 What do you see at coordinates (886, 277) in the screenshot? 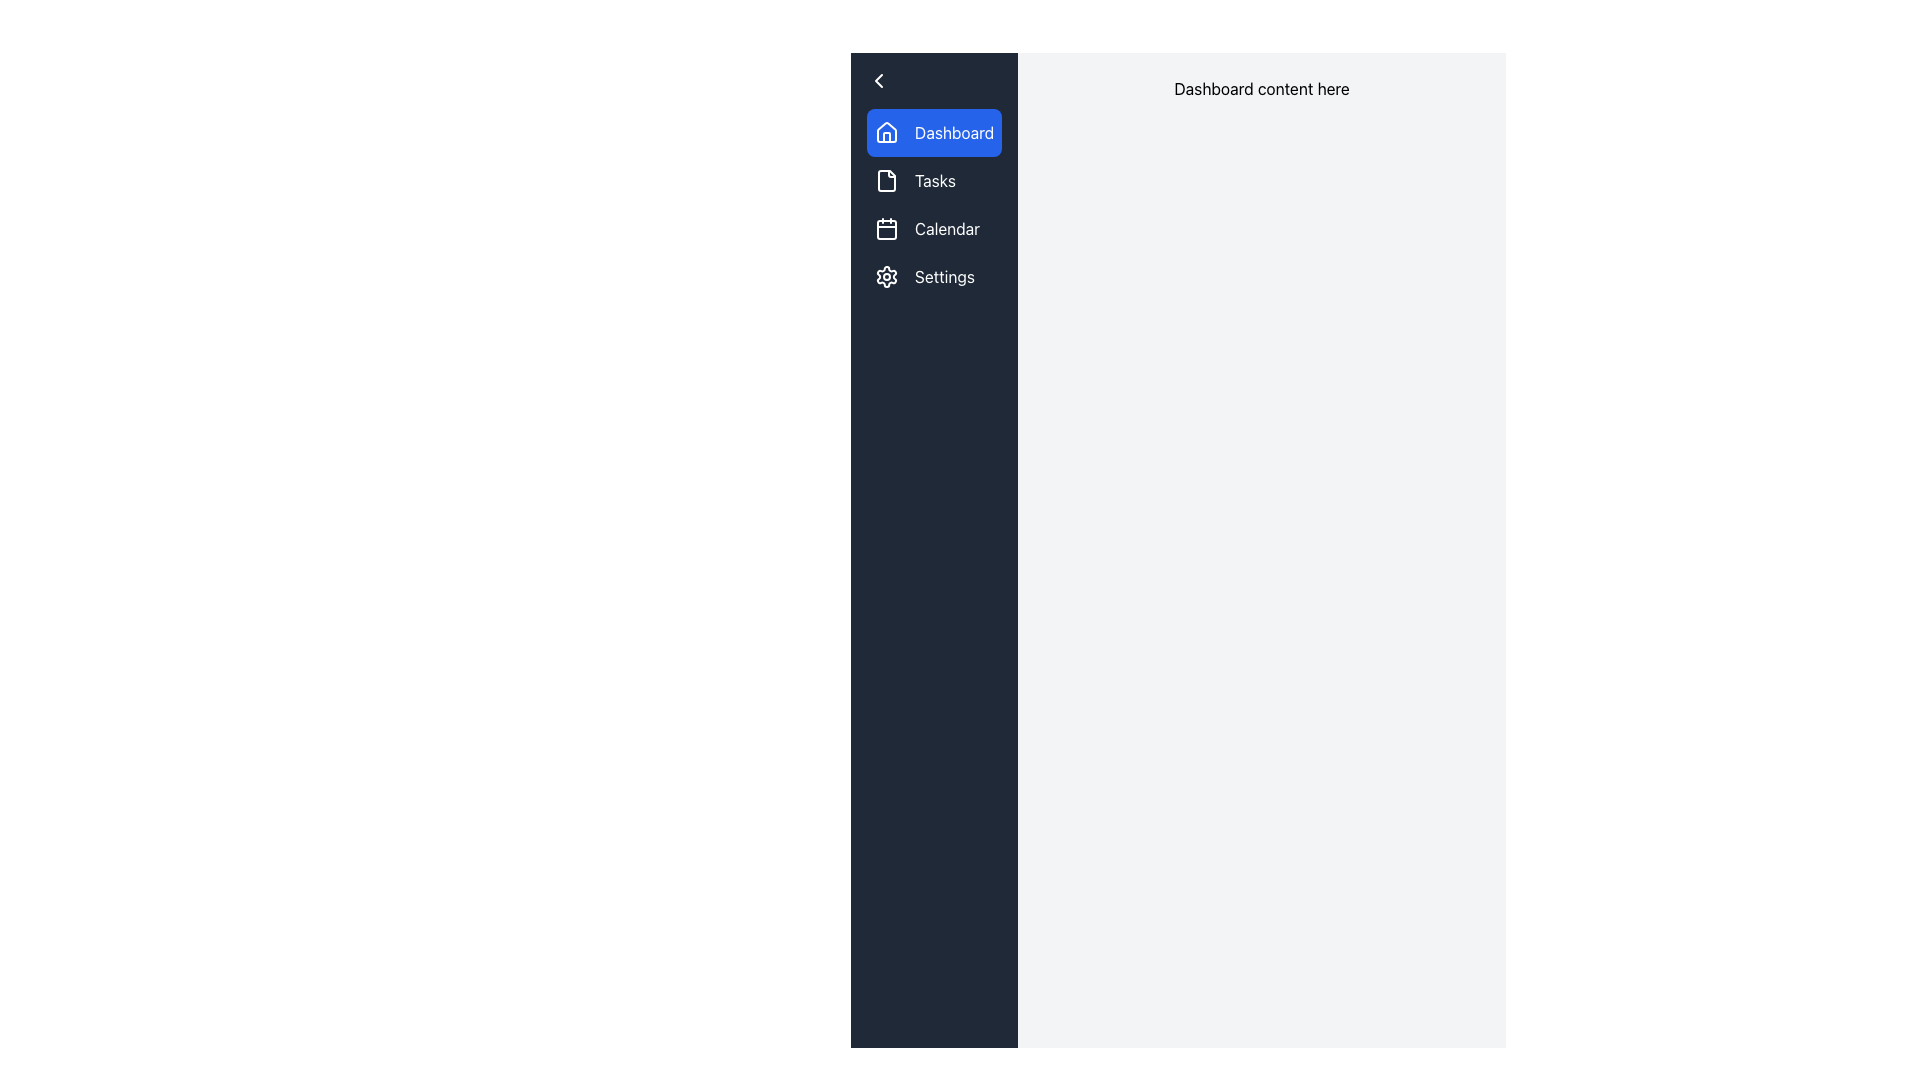
I see `on the settings icon resembling a cog or gear located in the sidebar navigation under the 'Settings' menu item` at bounding box center [886, 277].